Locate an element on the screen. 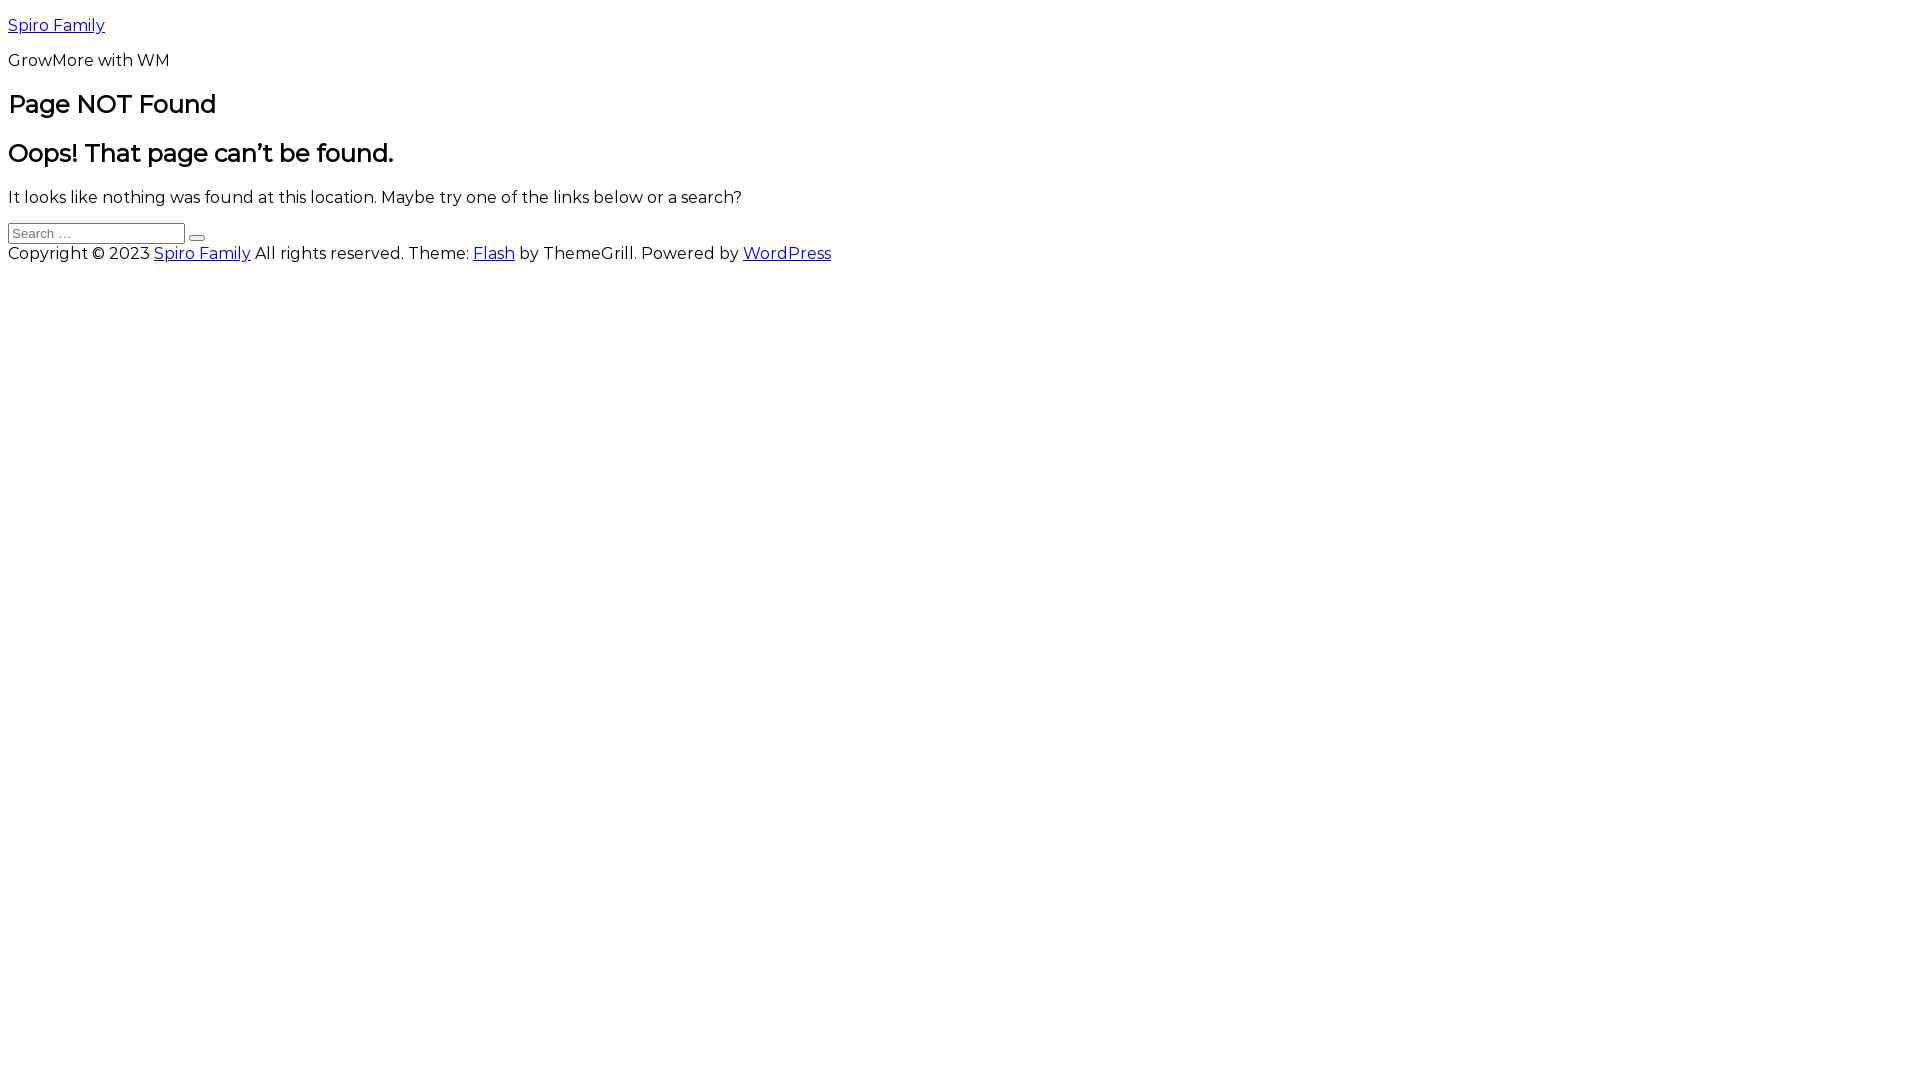  'Flash' is located at coordinates (494, 252).